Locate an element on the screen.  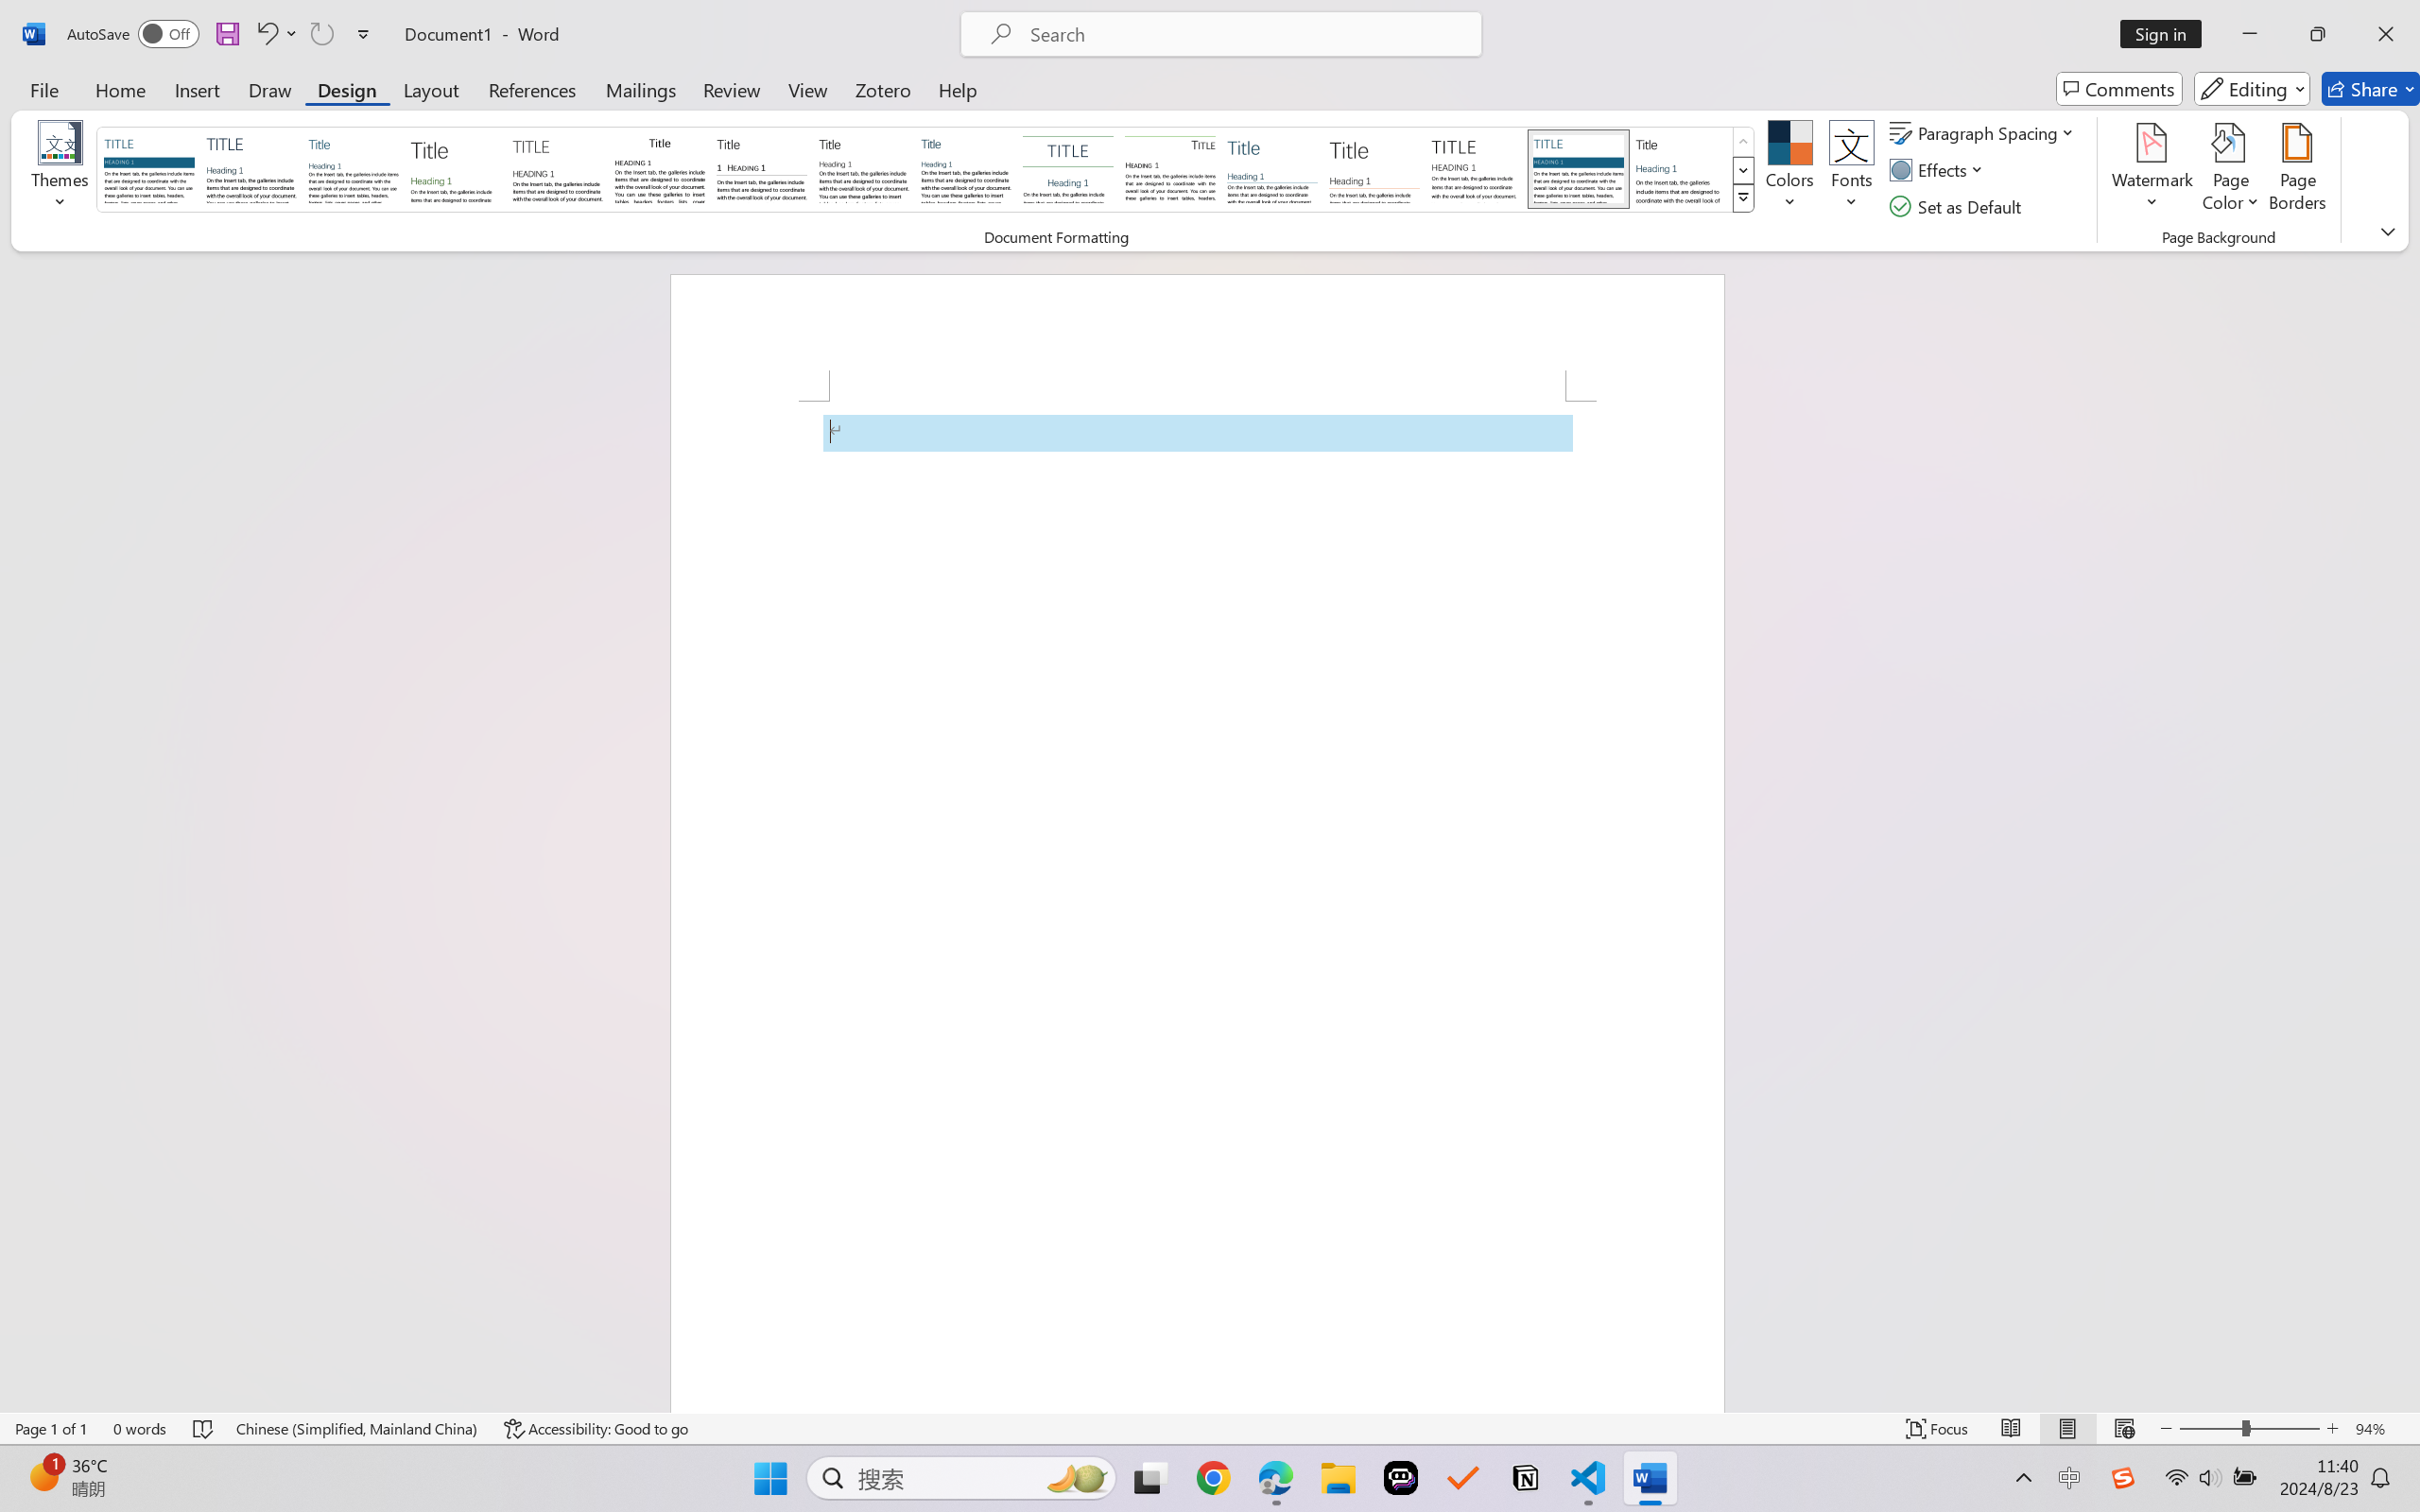
'Can' is located at coordinates (320, 33).